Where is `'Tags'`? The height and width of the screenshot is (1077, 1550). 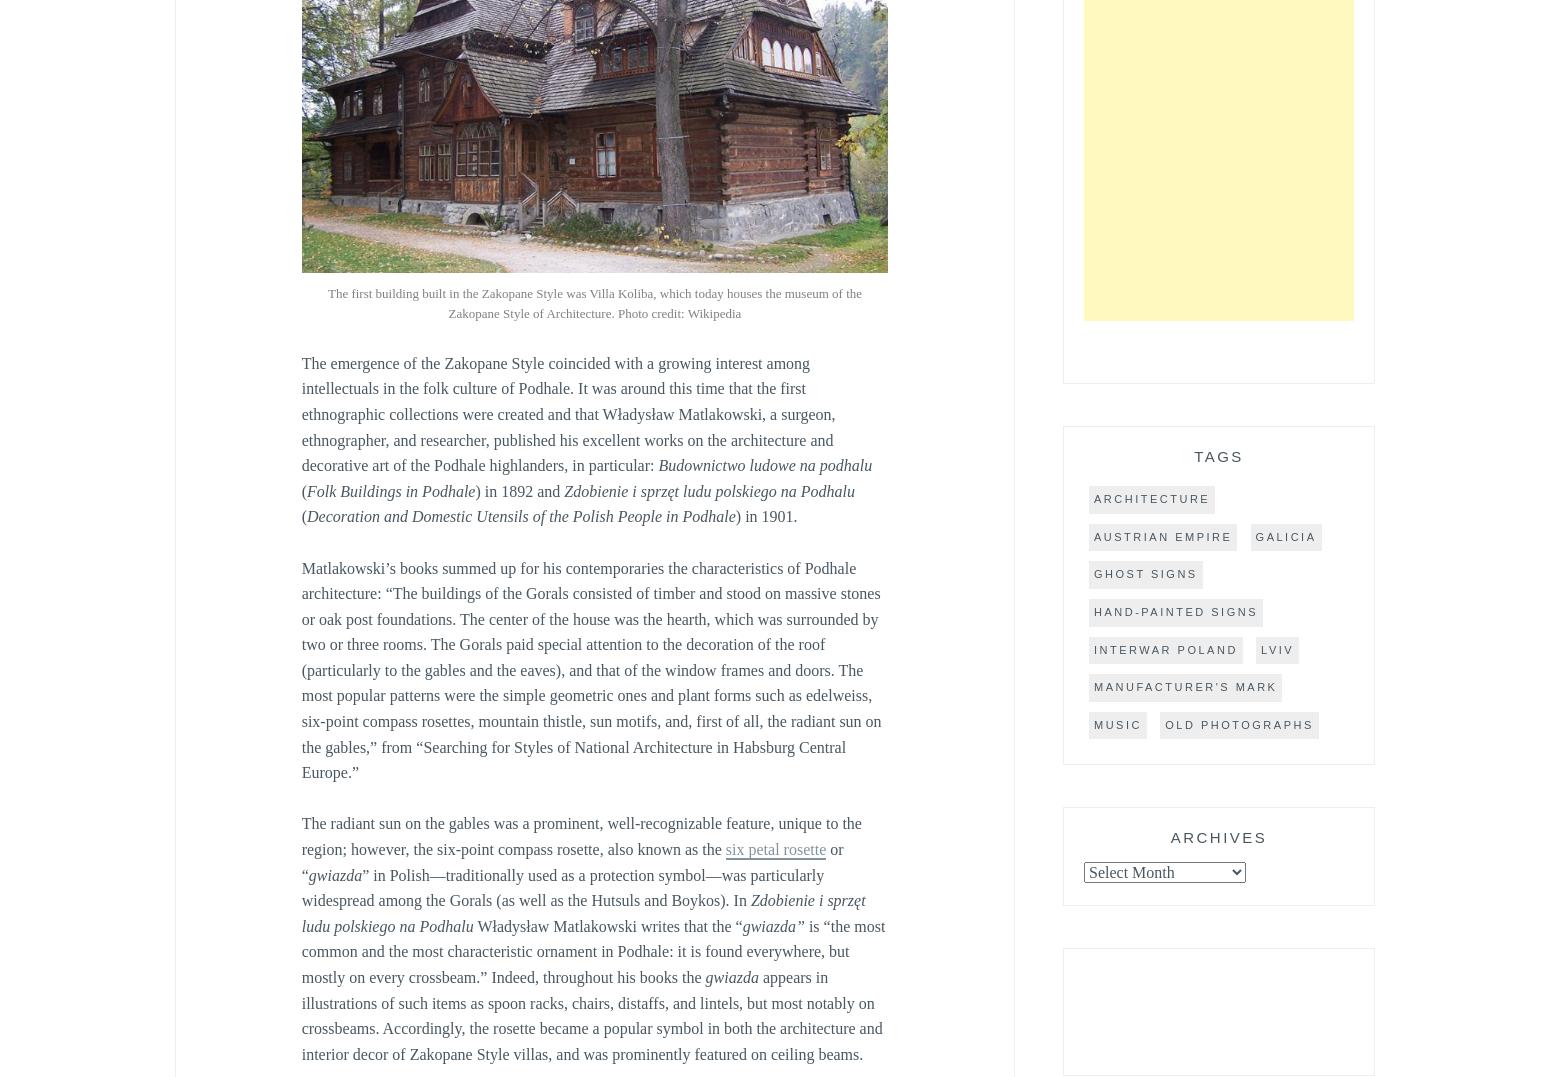 'Tags' is located at coordinates (1218, 454).